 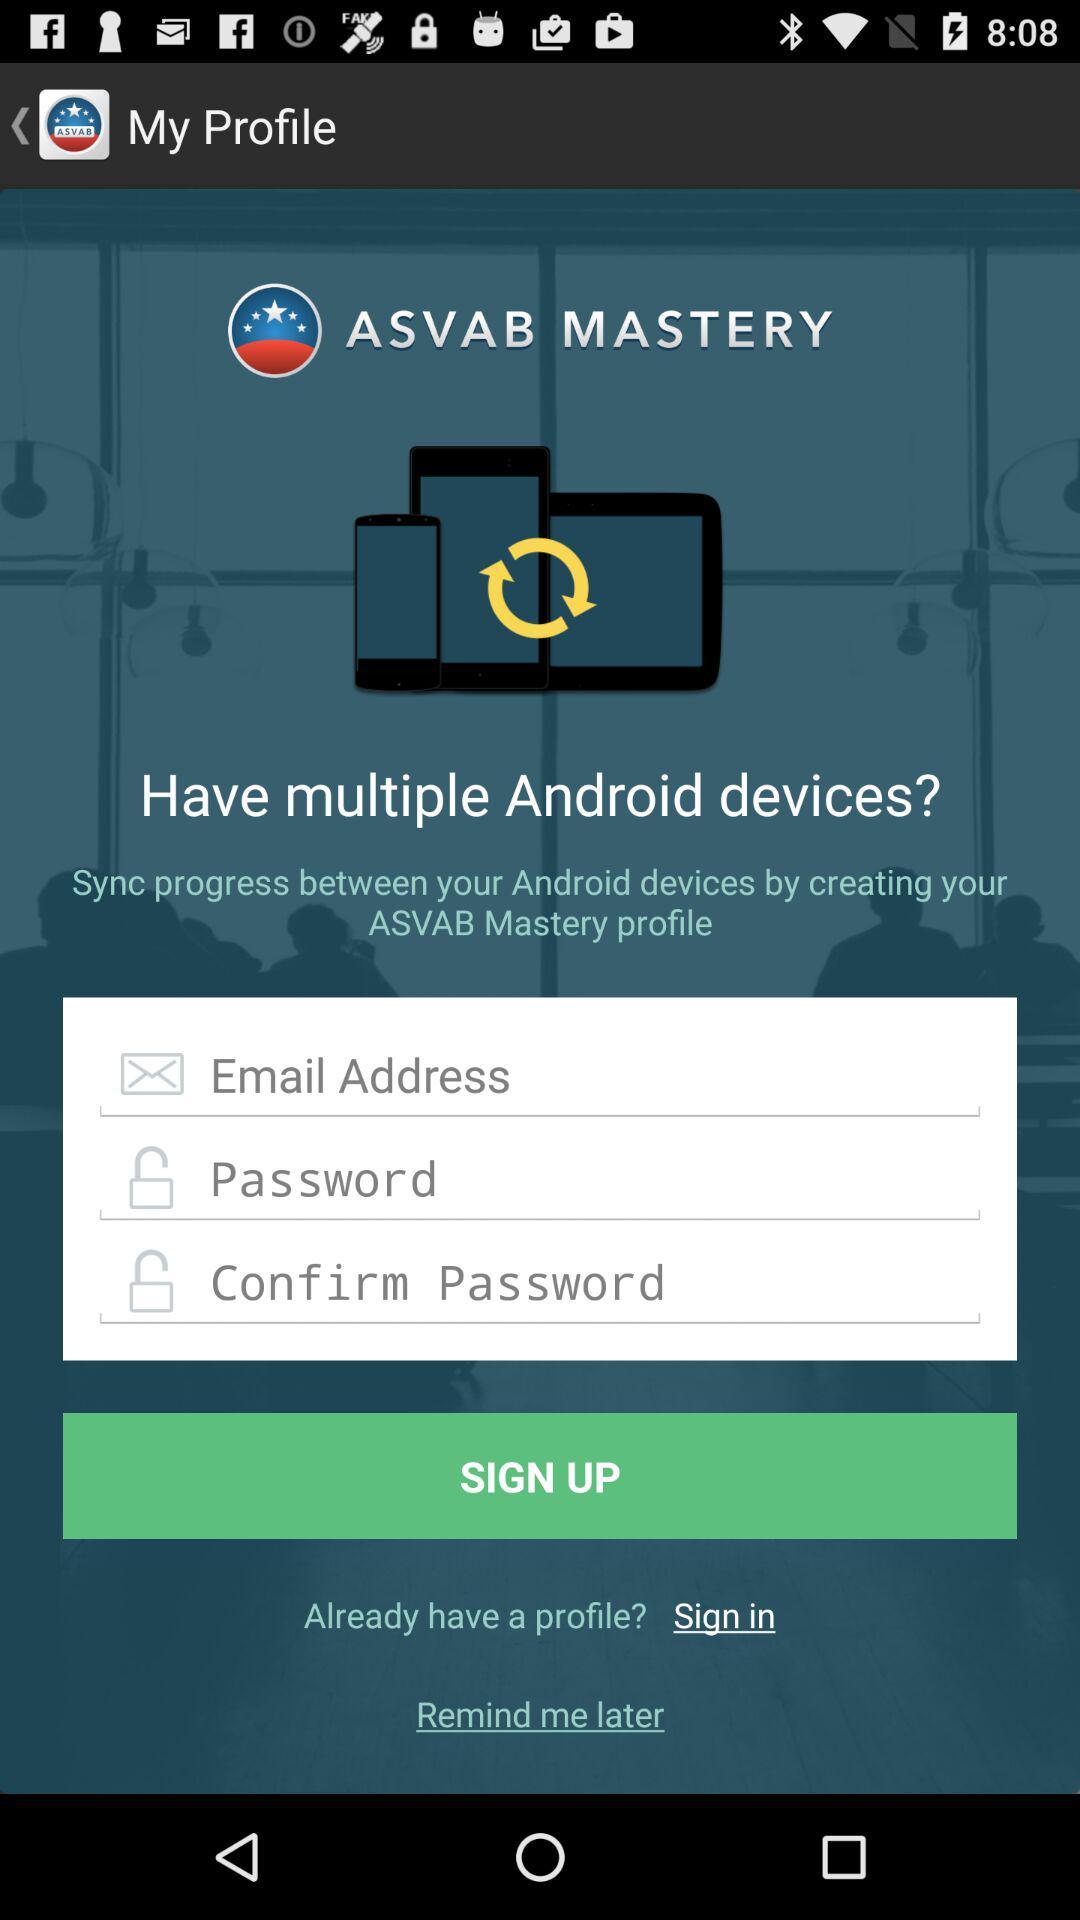 I want to click on icon above already have a icon, so click(x=540, y=1475).